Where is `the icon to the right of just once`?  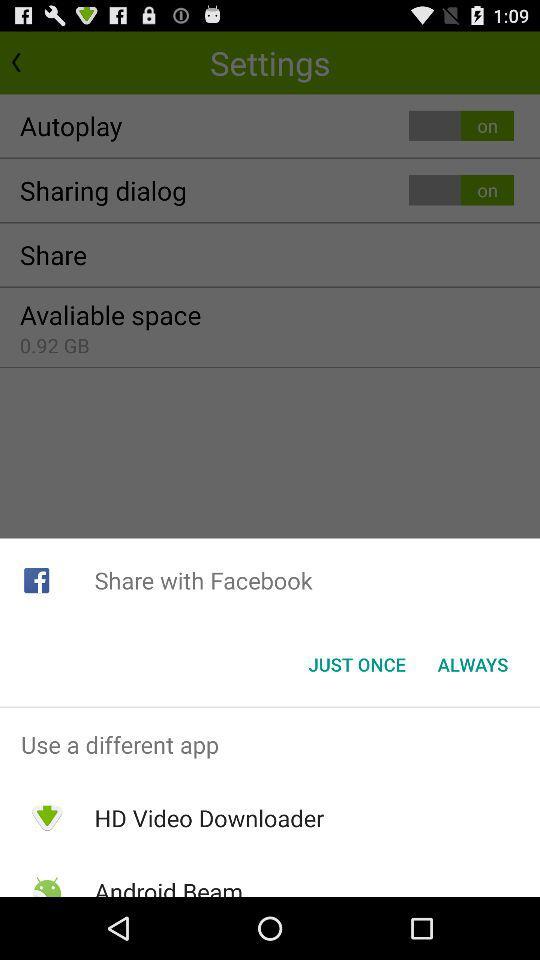 the icon to the right of just once is located at coordinates (472, 664).